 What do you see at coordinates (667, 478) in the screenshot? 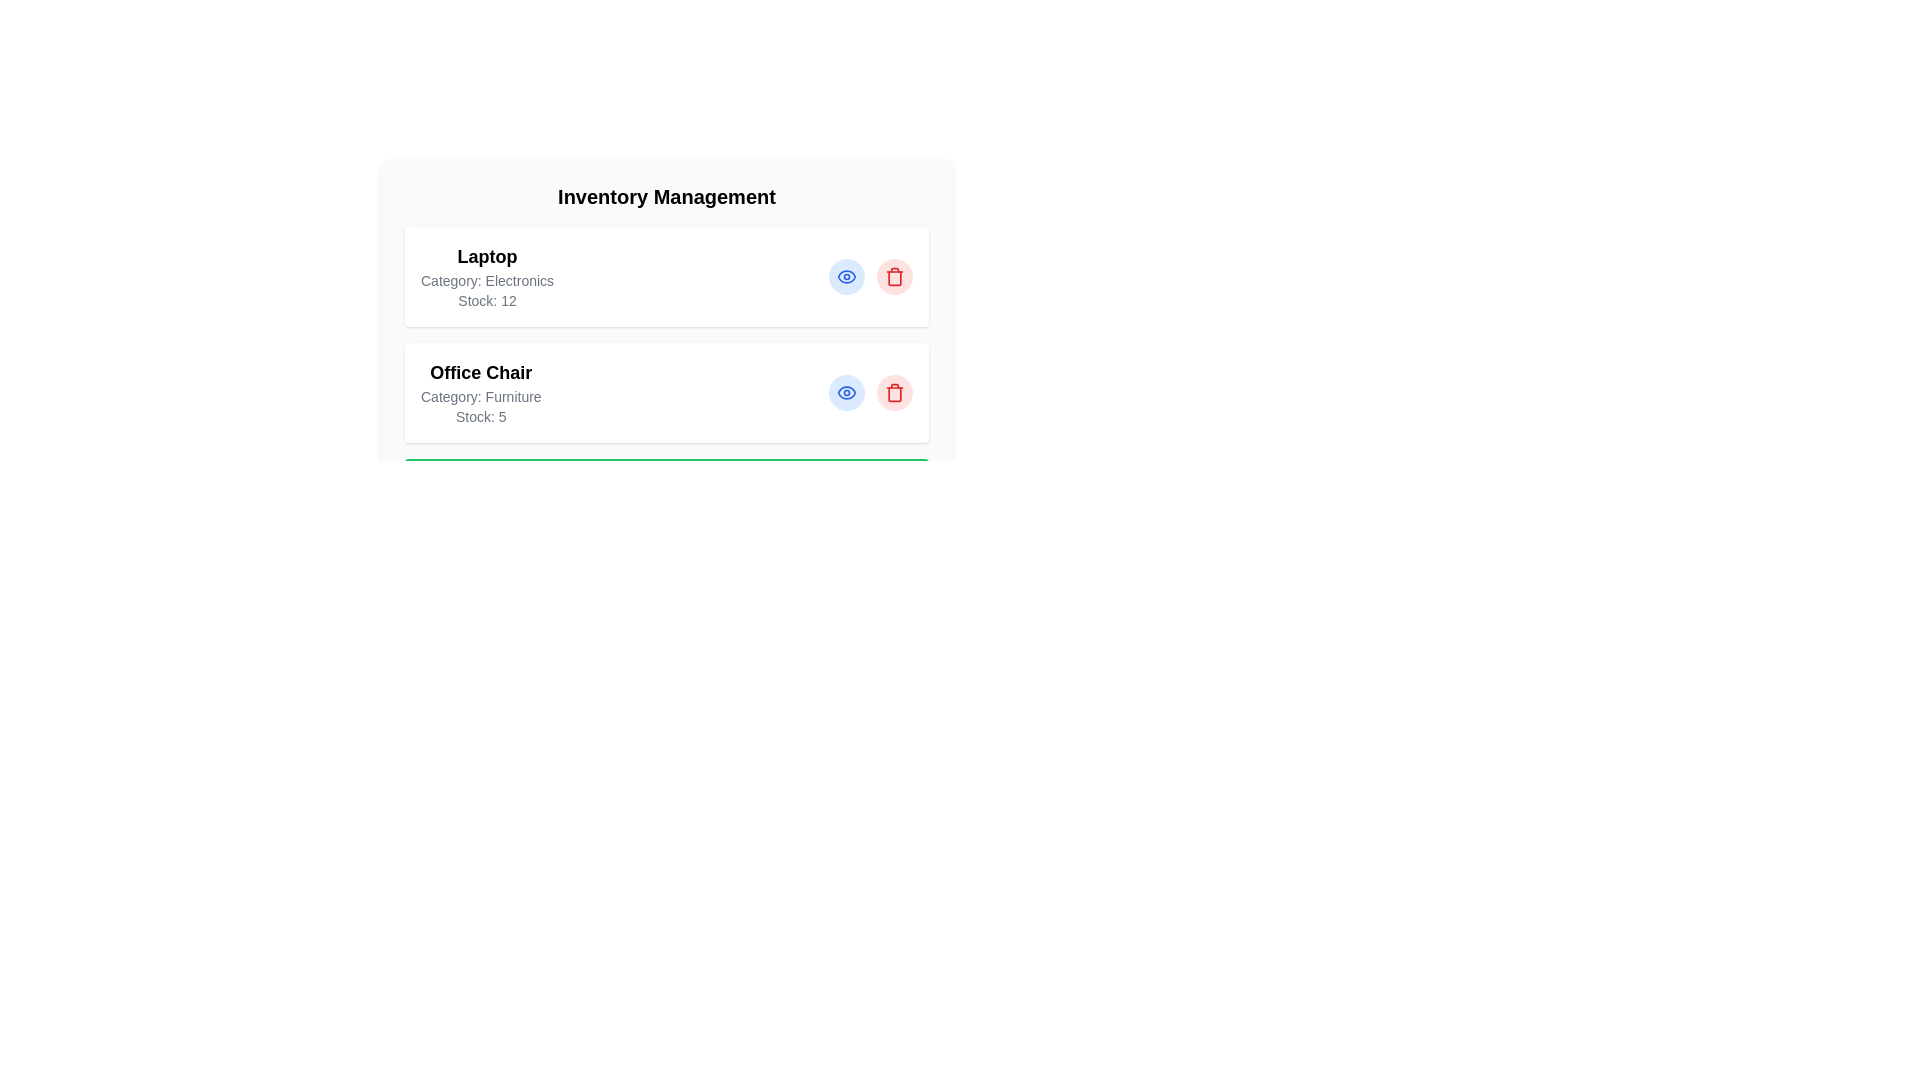
I see `the 'Add Item' button to add a new item to the inventory` at bounding box center [667, 478].